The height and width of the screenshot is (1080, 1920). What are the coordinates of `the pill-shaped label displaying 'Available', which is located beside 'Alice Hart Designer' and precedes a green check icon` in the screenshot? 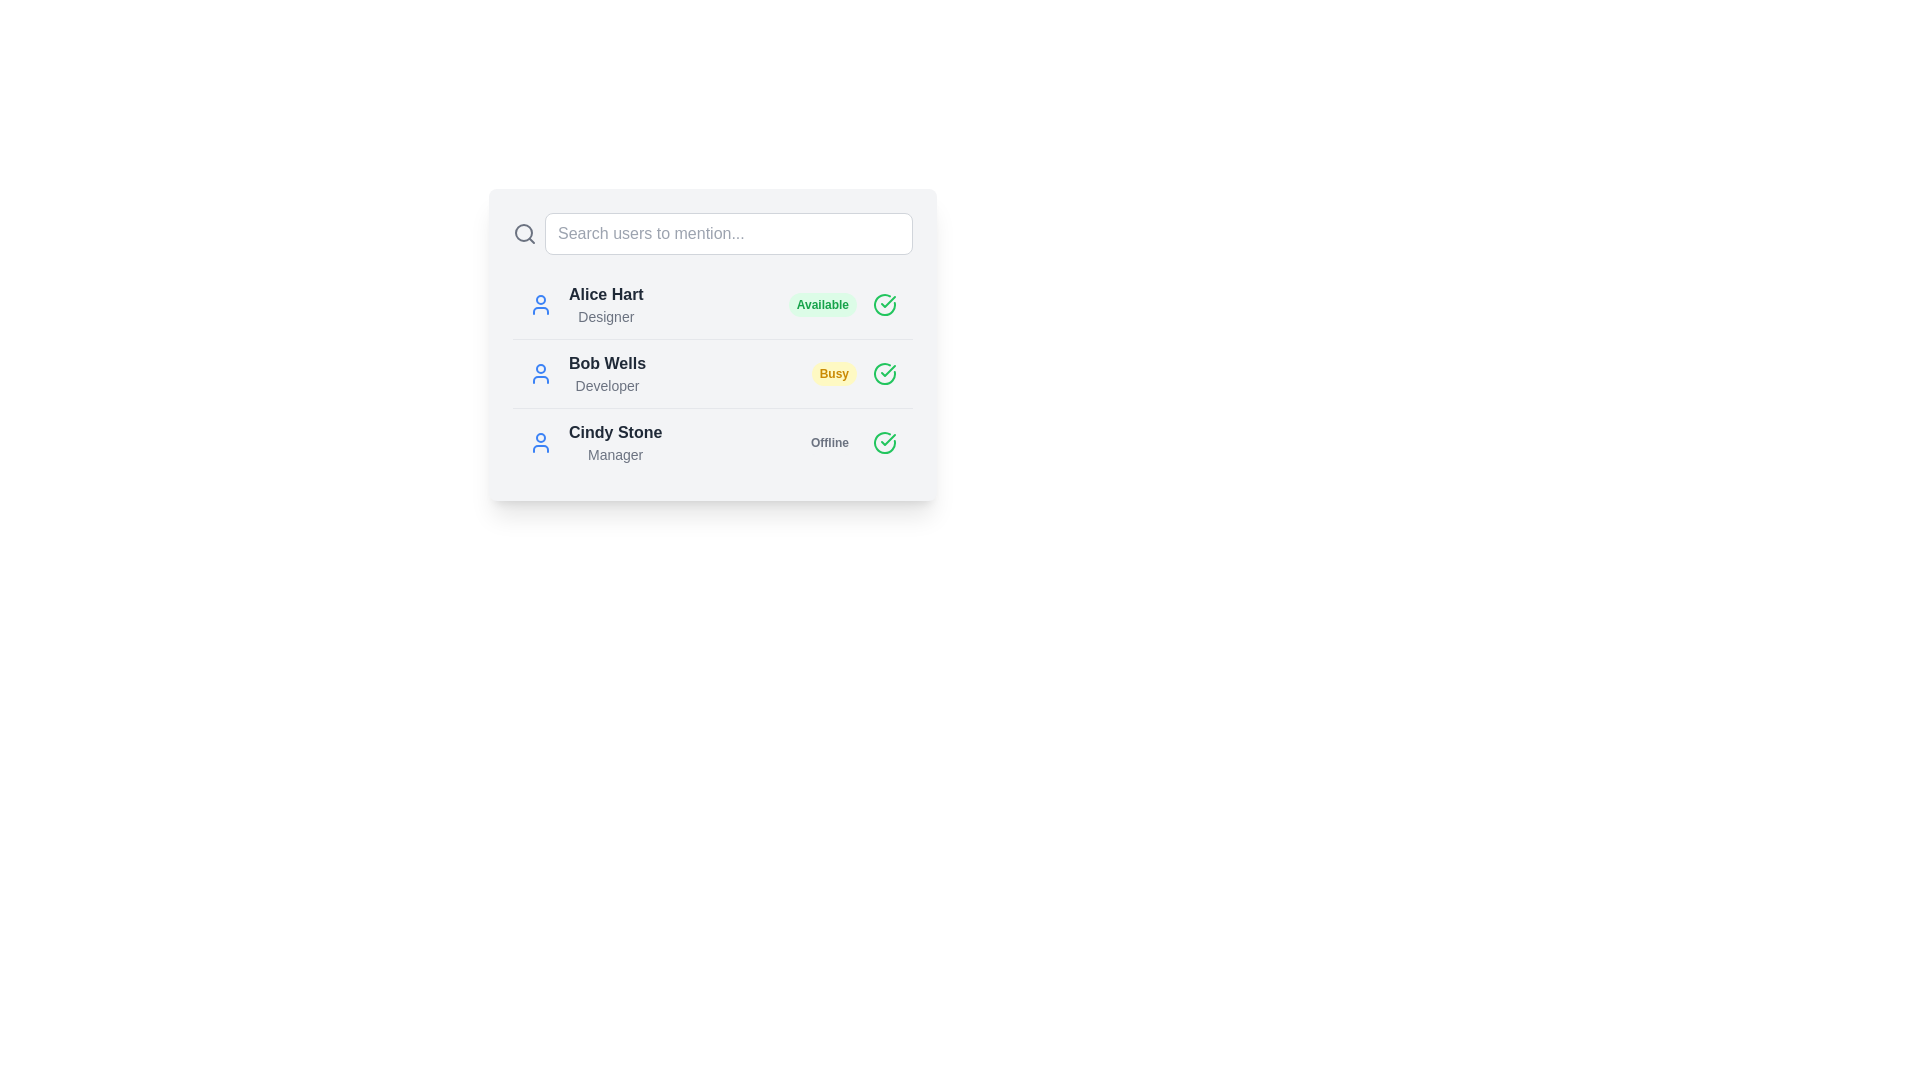 It's located at (822, 304).